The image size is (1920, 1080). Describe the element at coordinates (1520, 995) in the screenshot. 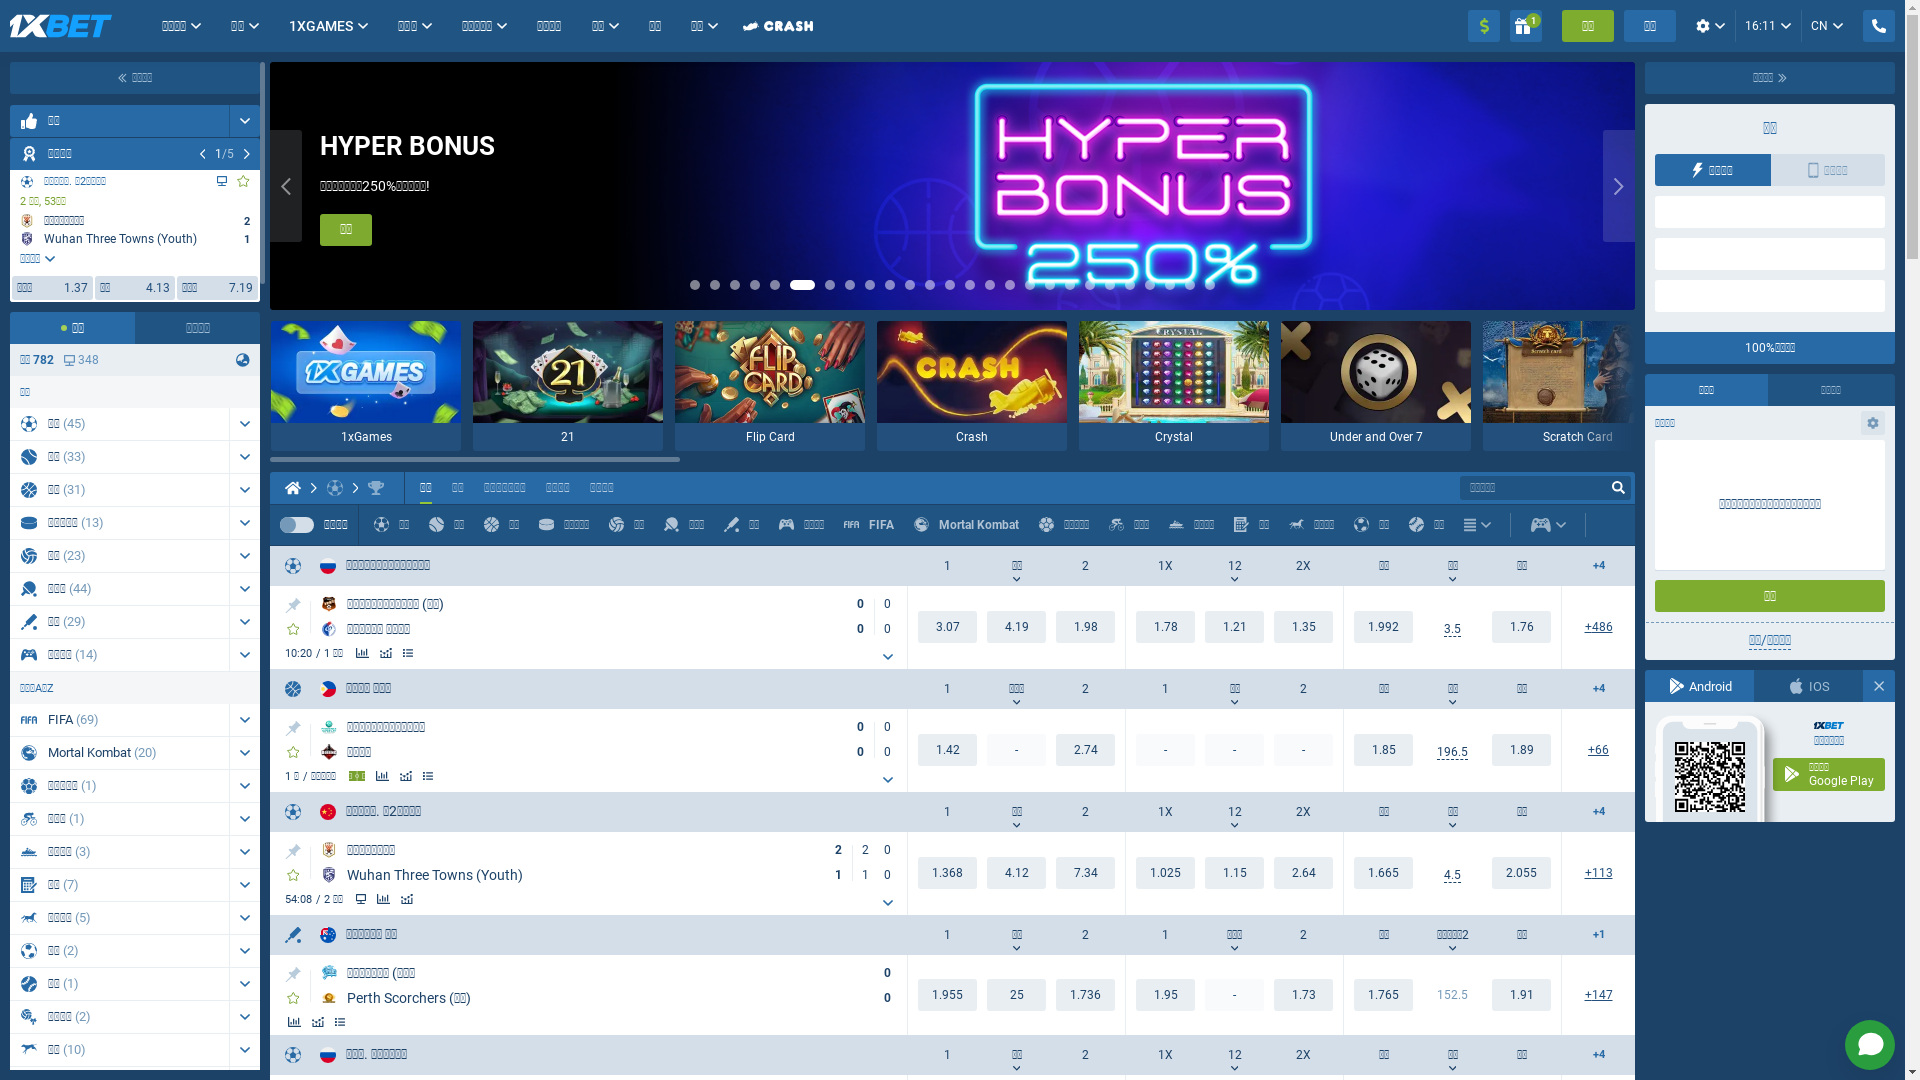

I see `'1.91'` at that location.